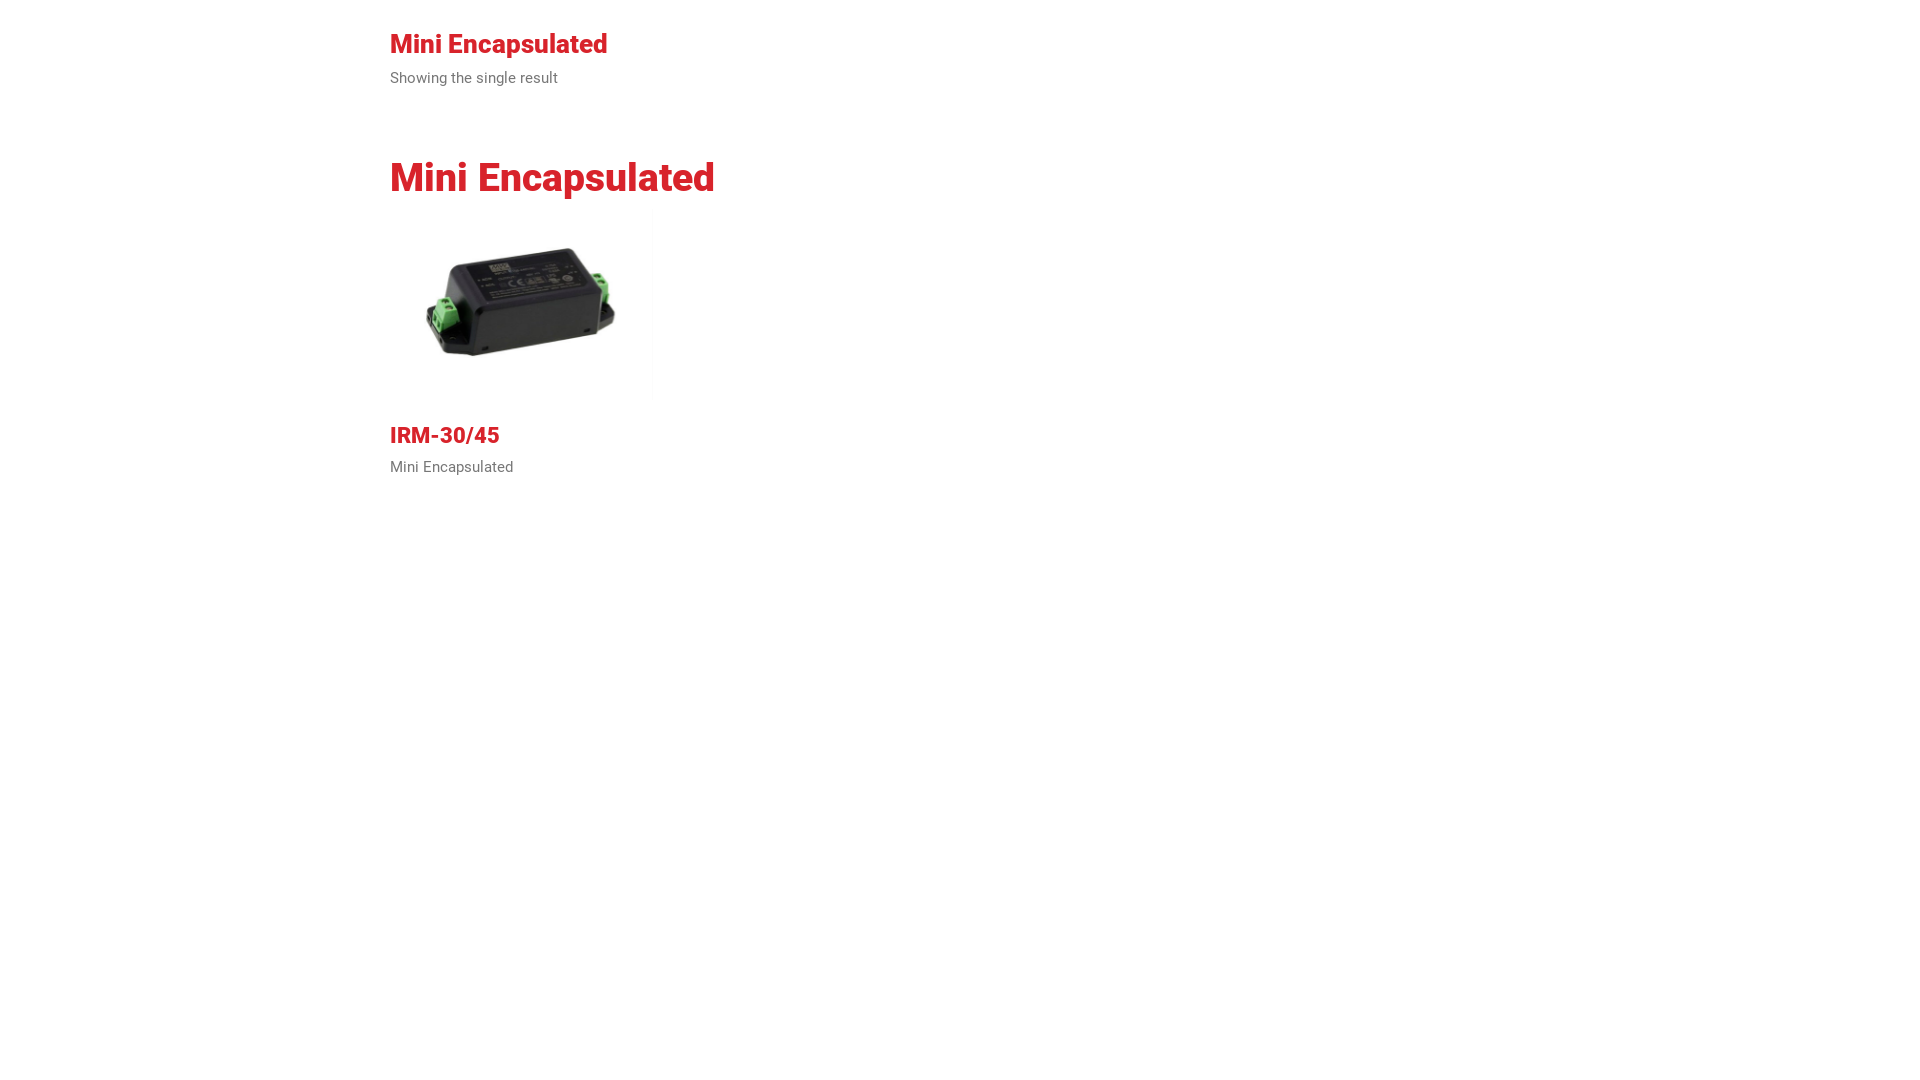 The width and height of the screenshot is (1920, 1080). I want to click on 'IRM-30/45', so click(389, 434).